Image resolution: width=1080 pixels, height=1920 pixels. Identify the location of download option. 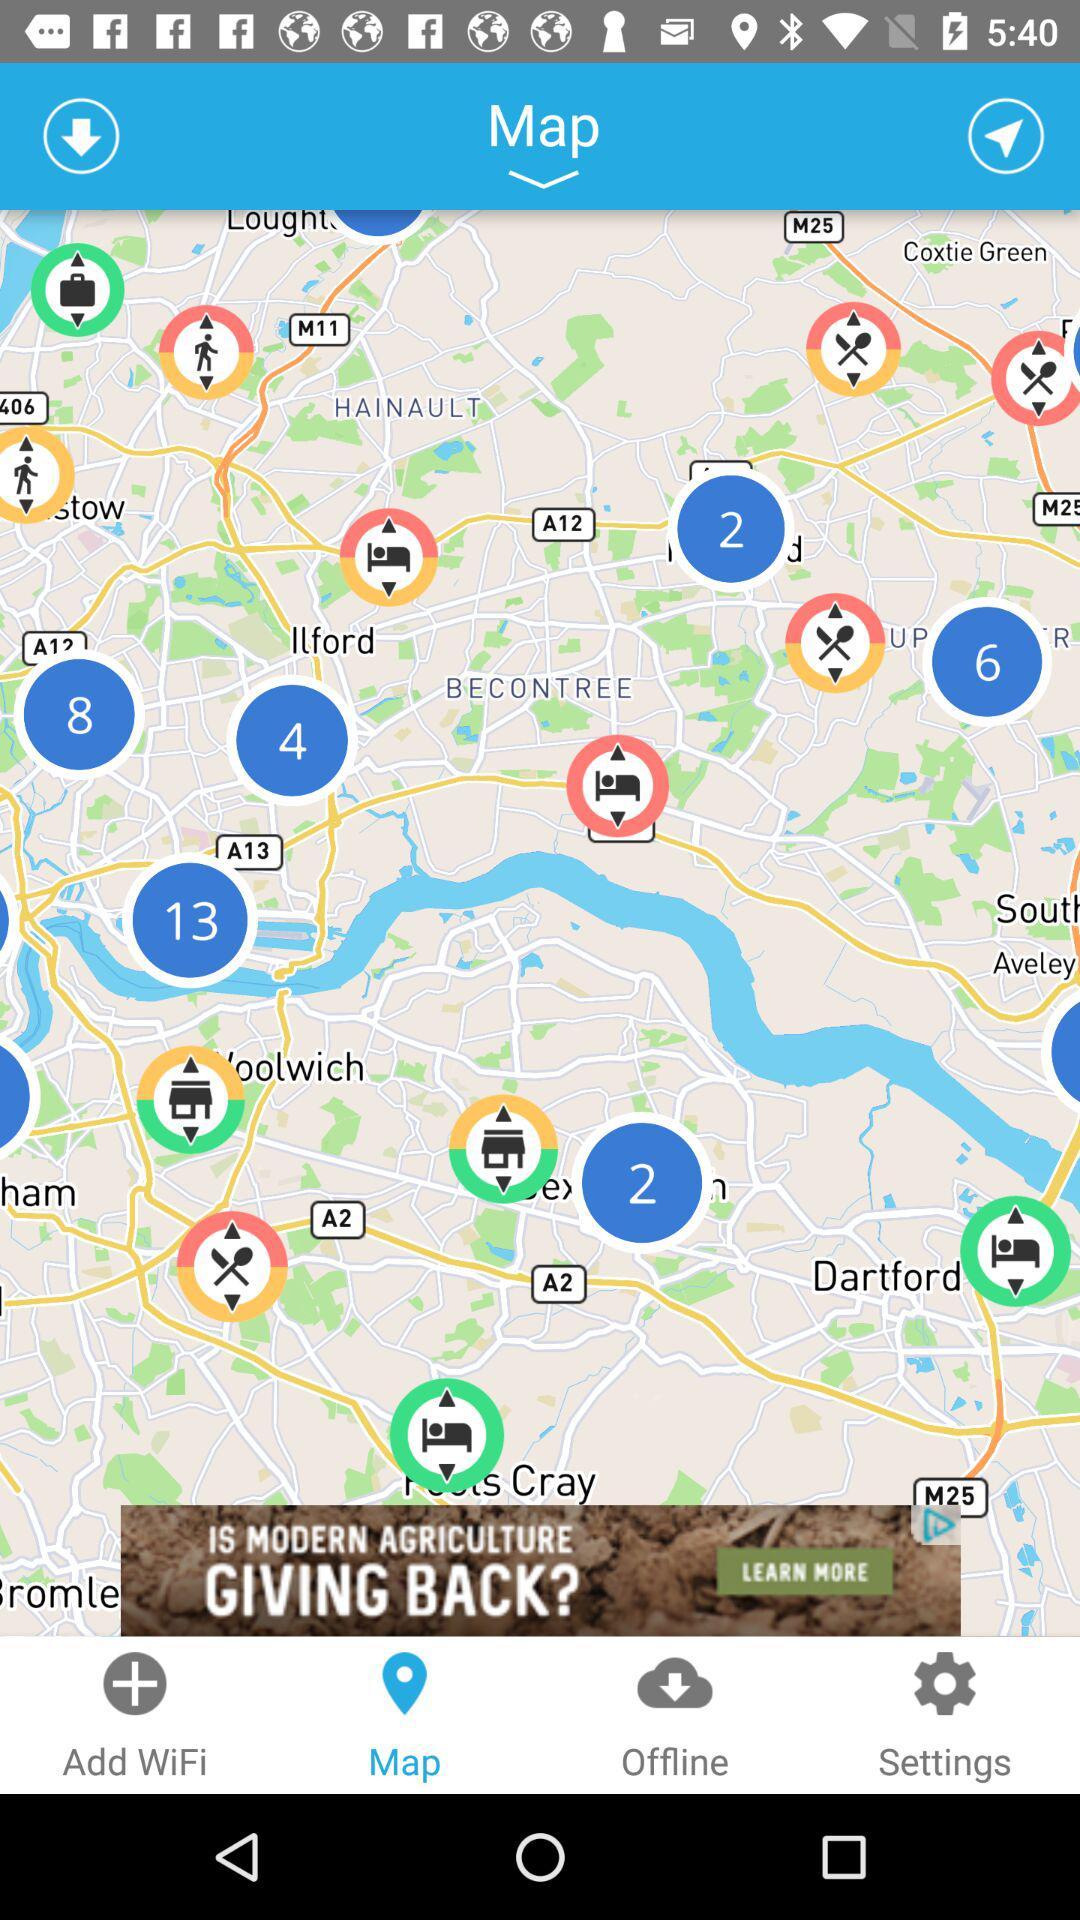
(80, 135).